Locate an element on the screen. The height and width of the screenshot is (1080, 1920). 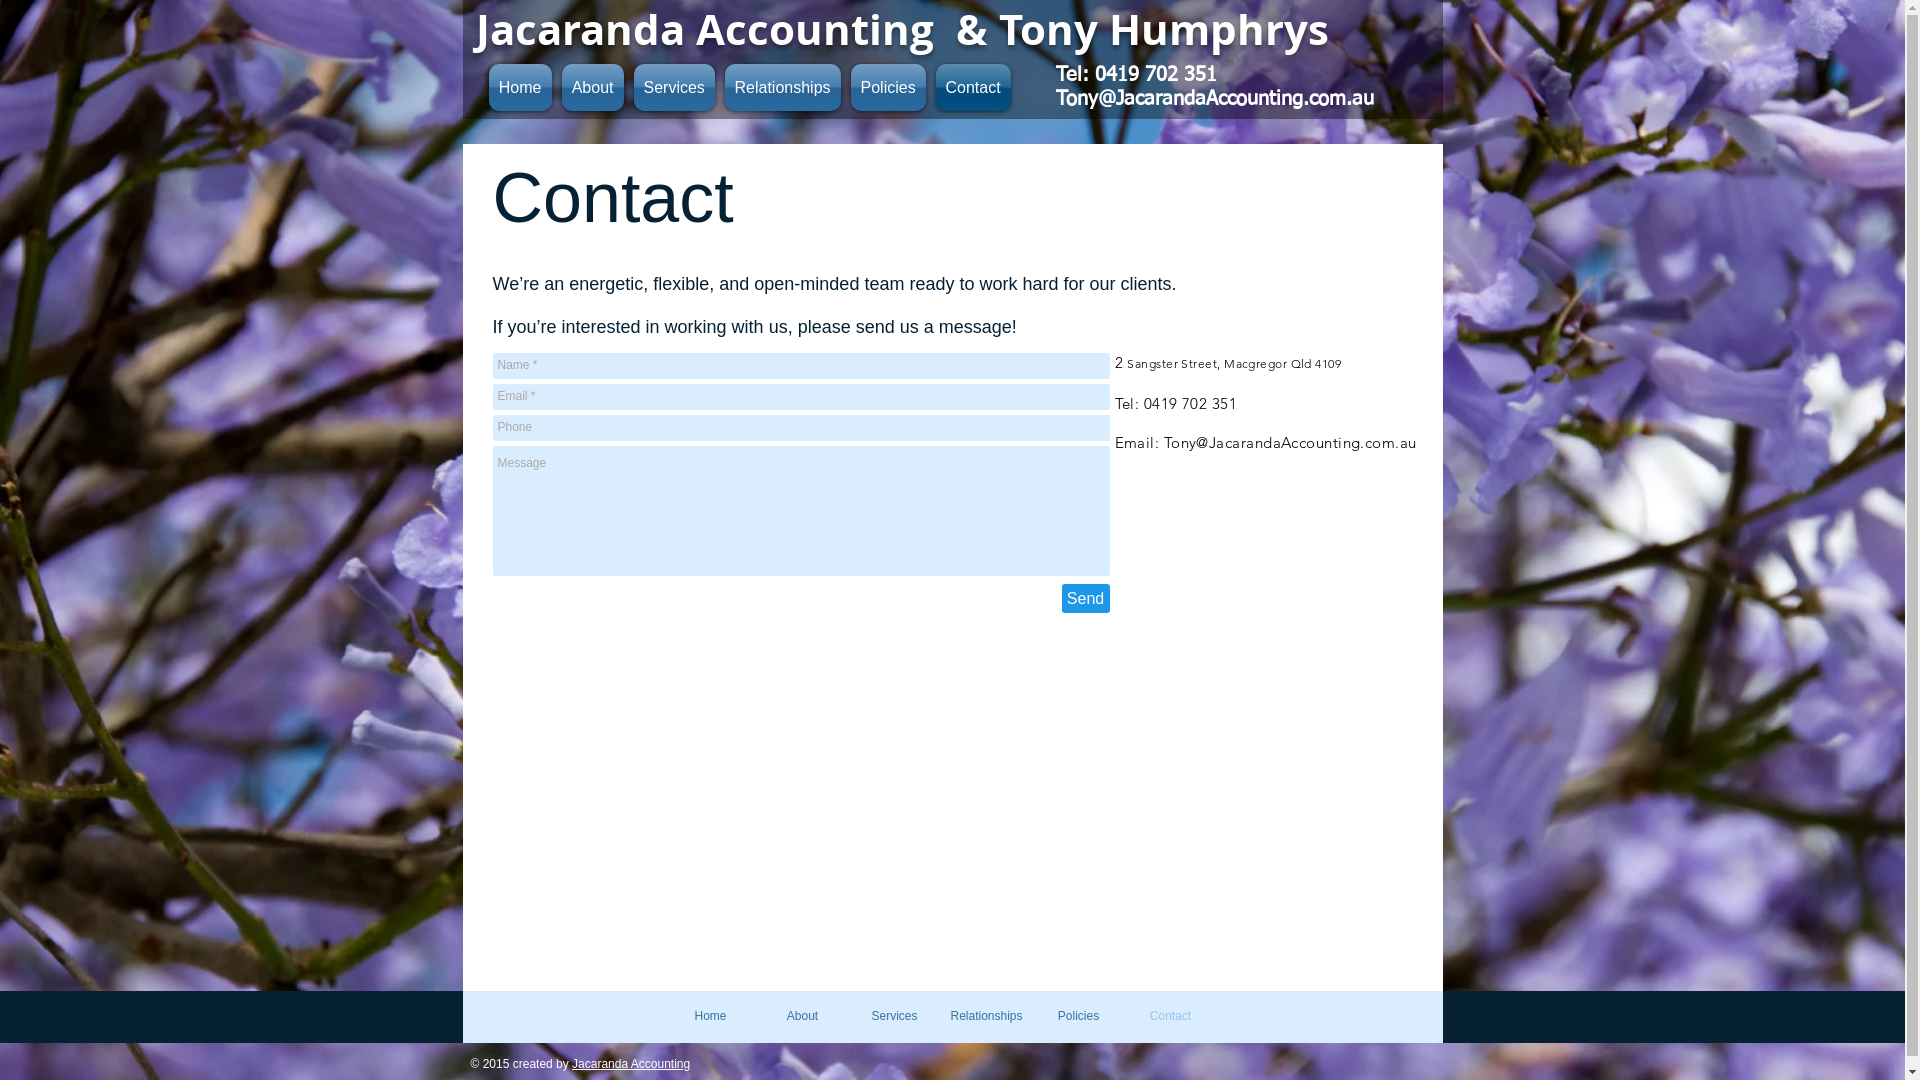
'About' is located at coordinates (801, 1015).